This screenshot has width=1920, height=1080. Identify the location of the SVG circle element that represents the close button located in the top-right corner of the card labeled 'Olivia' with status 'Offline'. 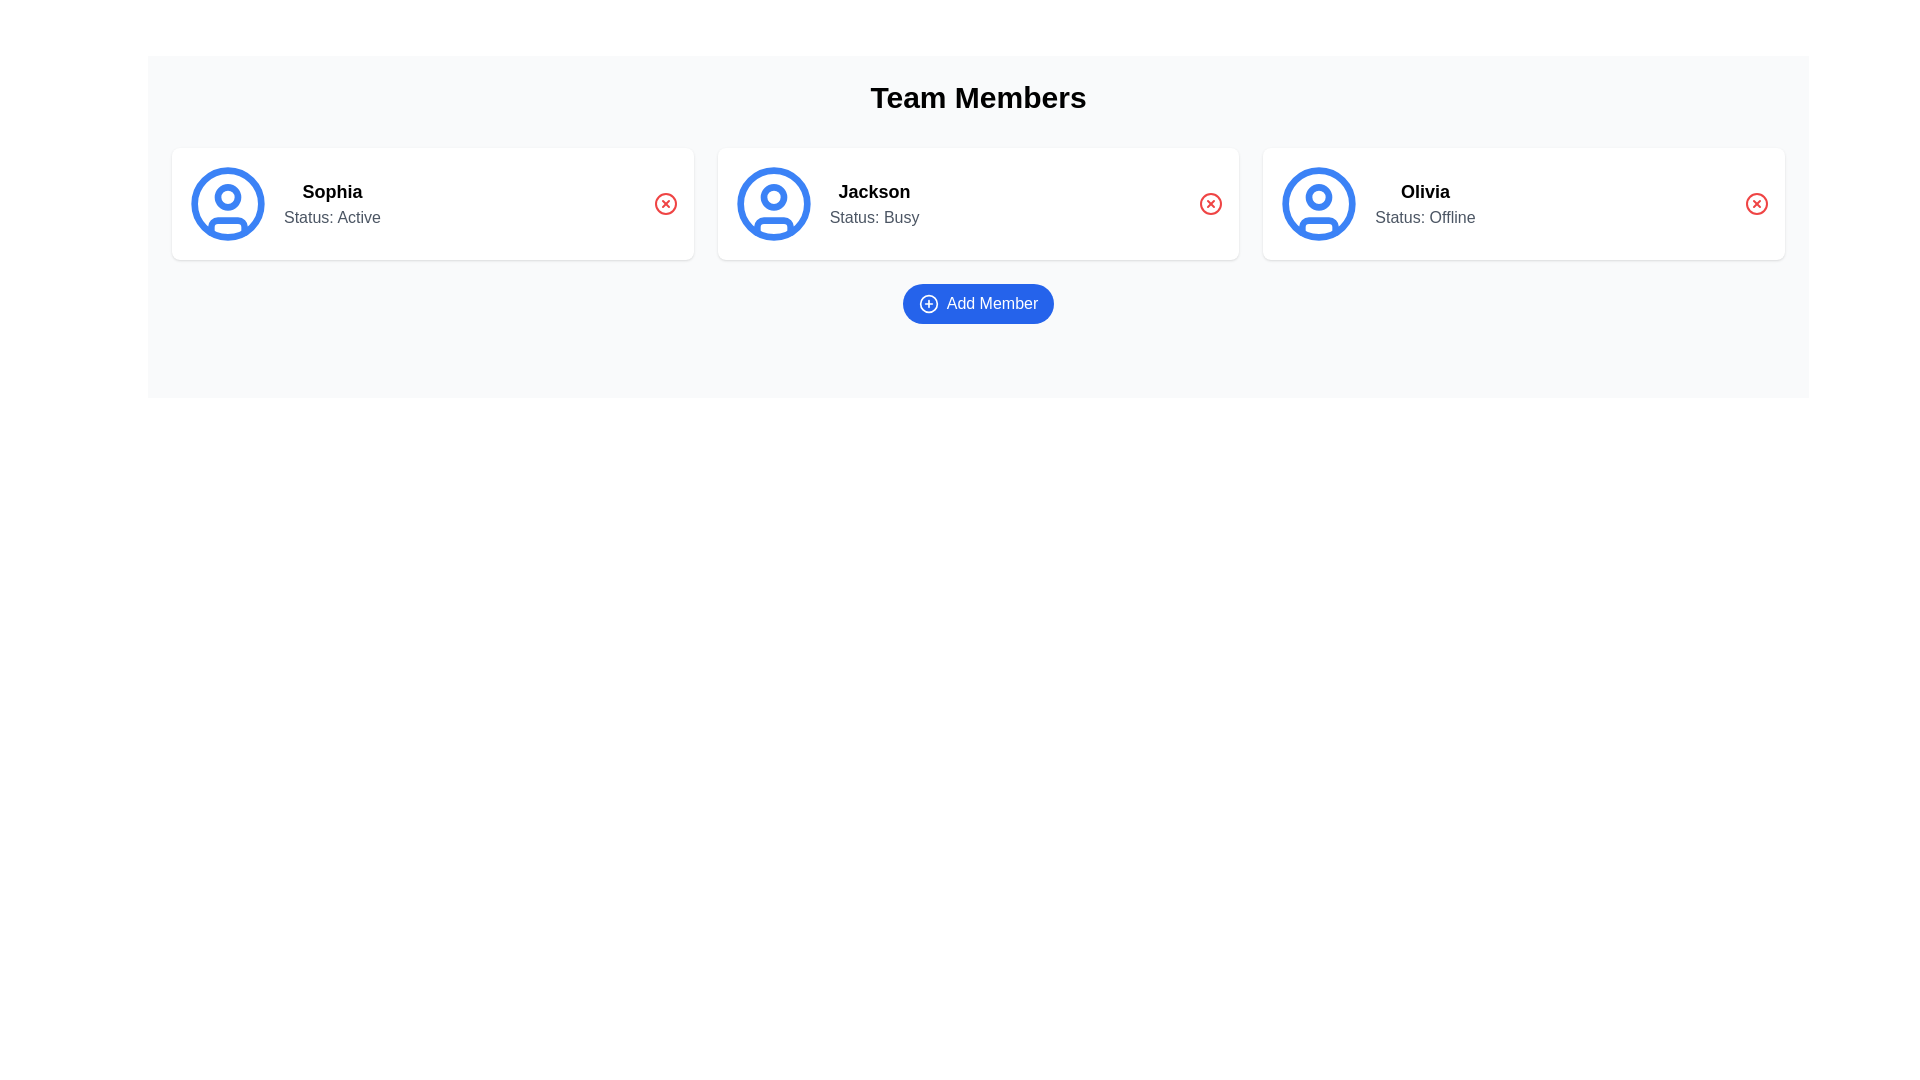
(1755, 204).